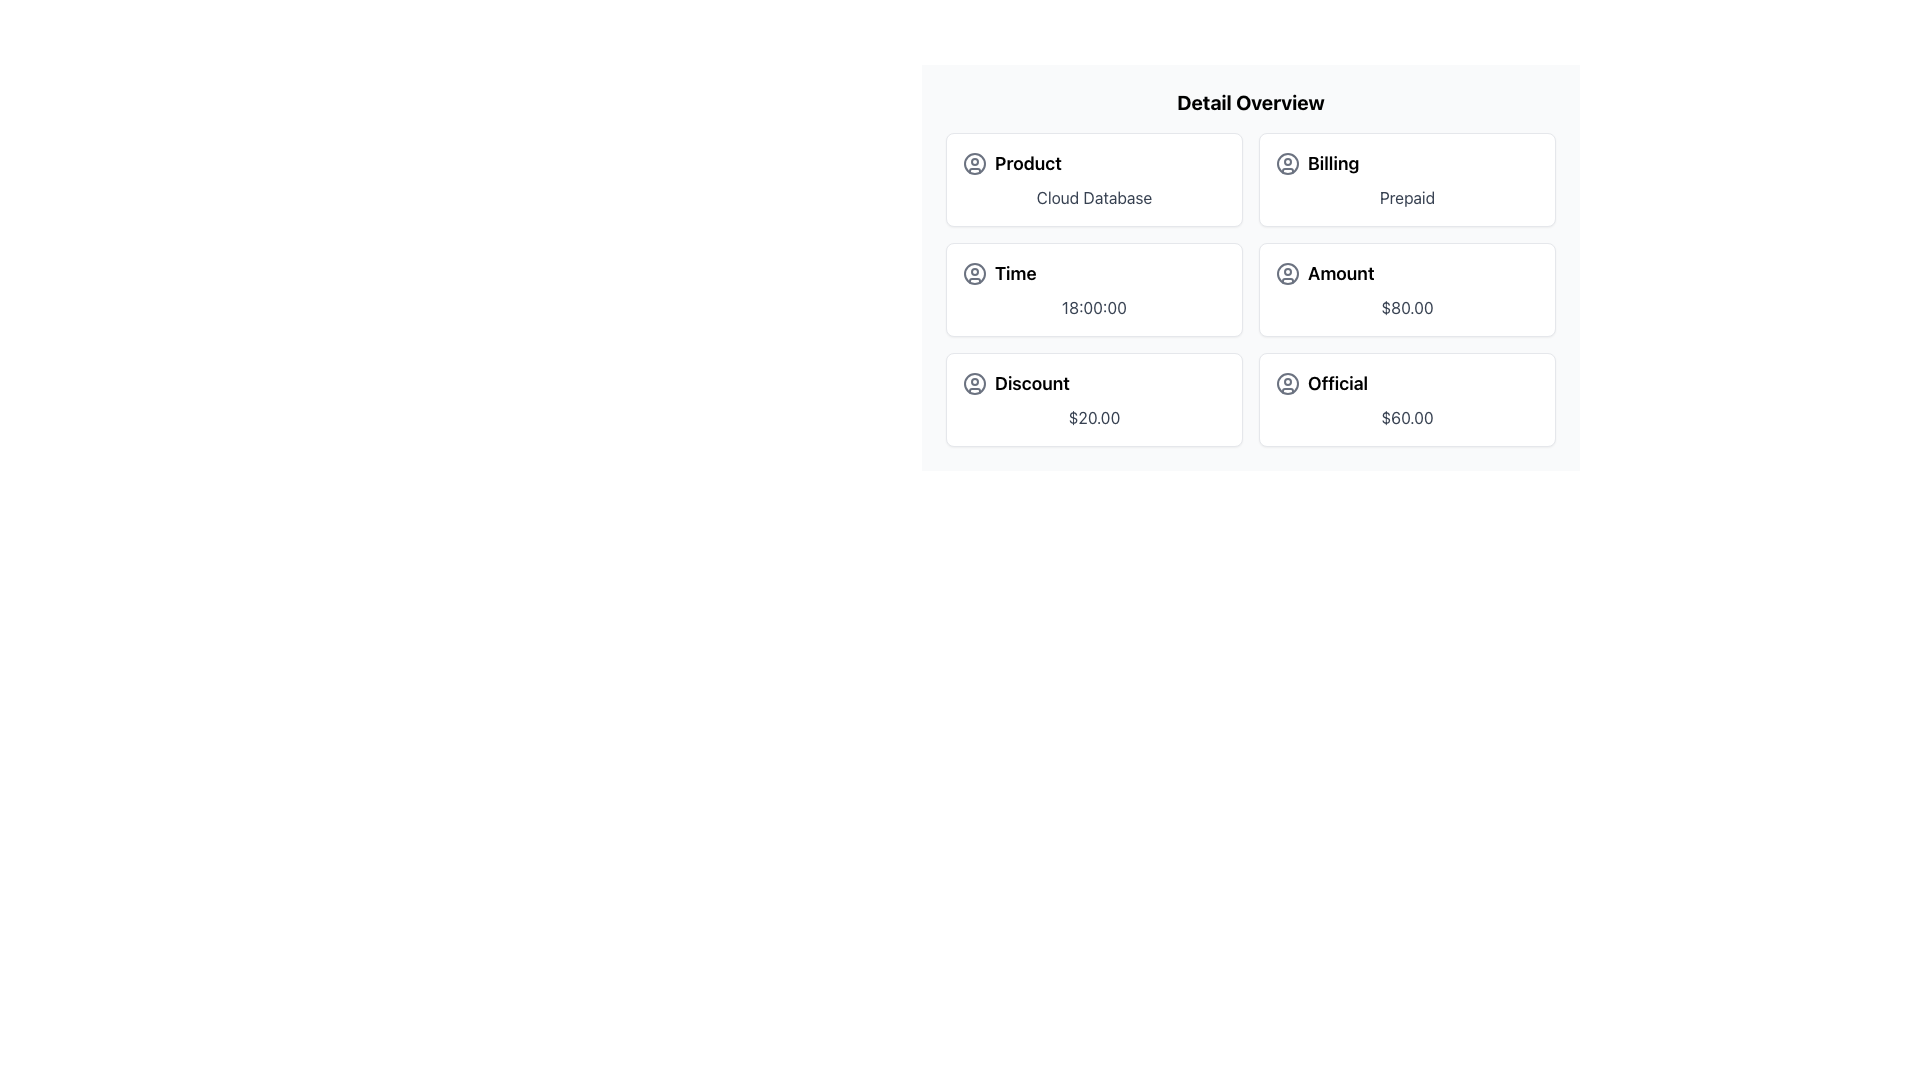 The width and height of the screenshot is (1920, 1080). I want to click on the user or account icon located in the bottom-right section of the 'Detail Overview' interface, so click(1287, 384).